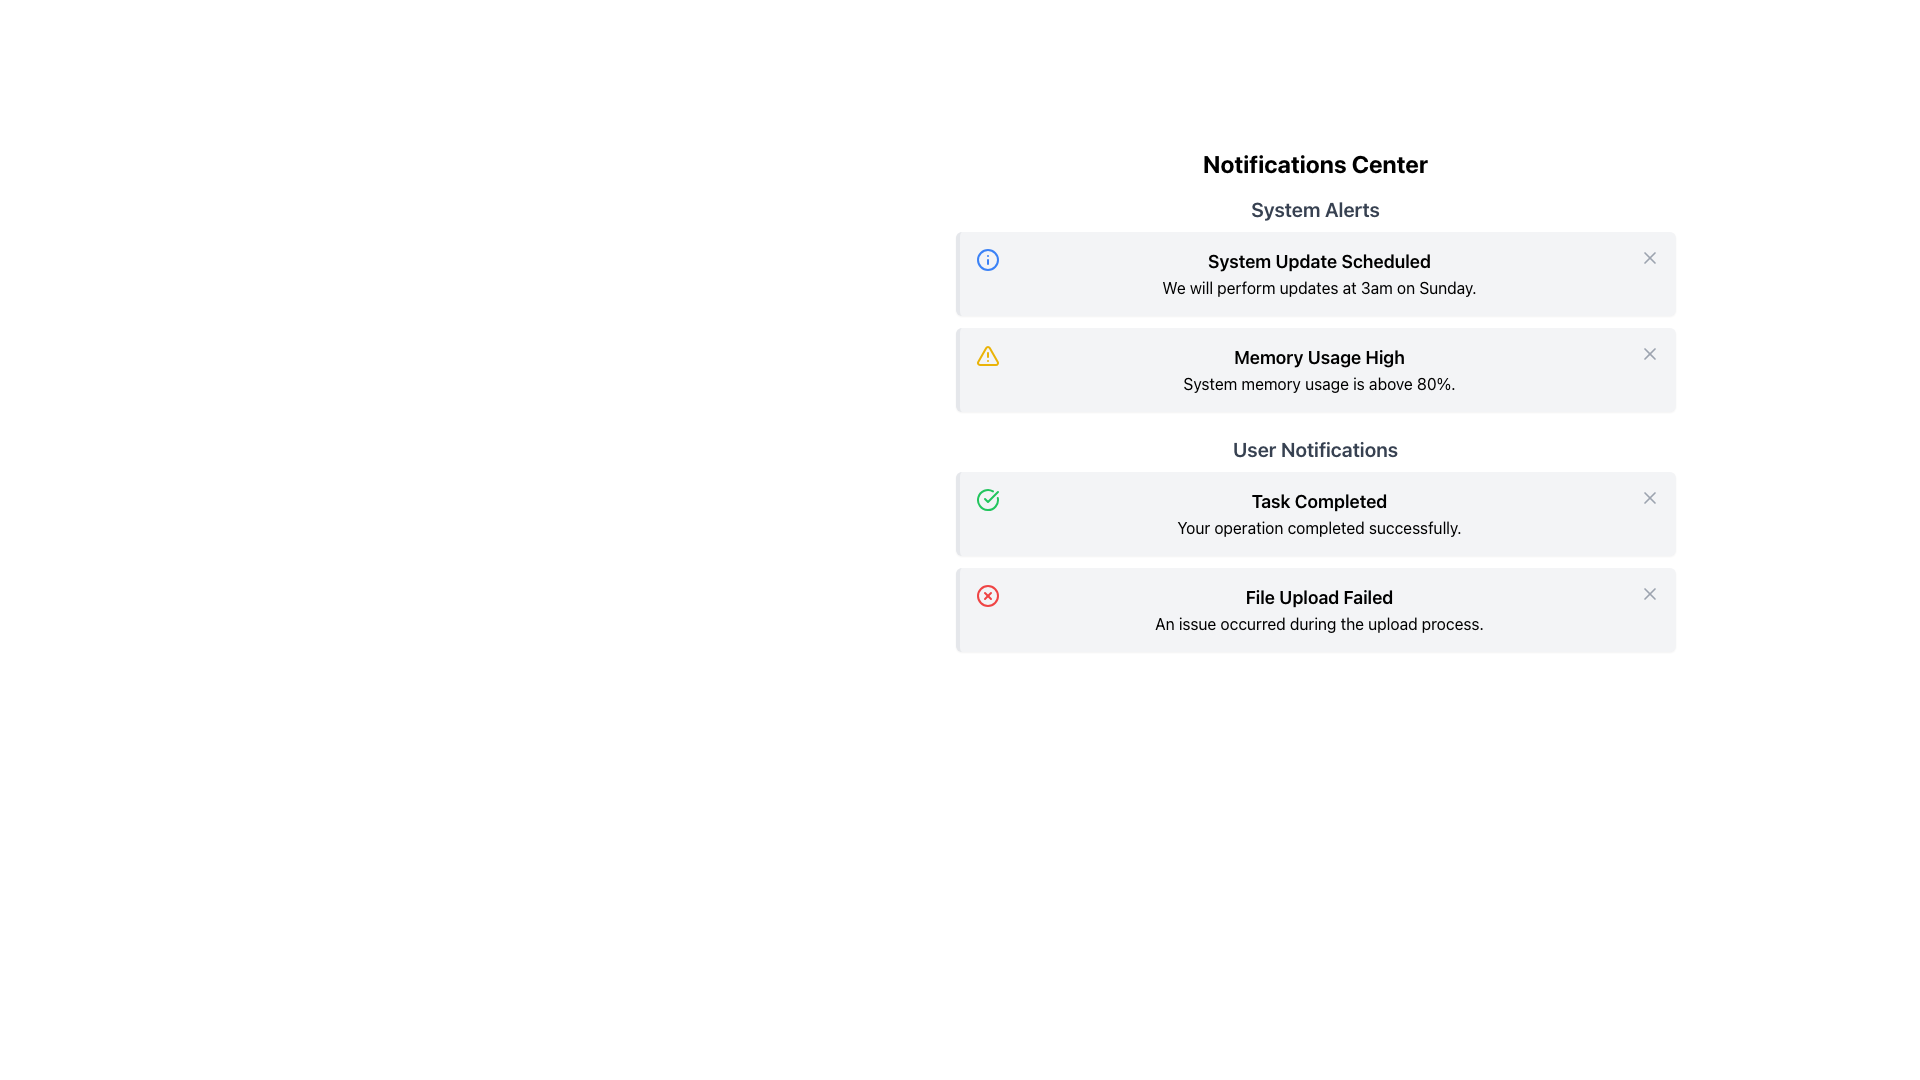 This screenshot has height=1080, width=1920. What do you see at coordinates (1319, 596) in the screenshot?
I see `the text component displaying 'File Upload Failed'` at bounding box center [1319, 596].